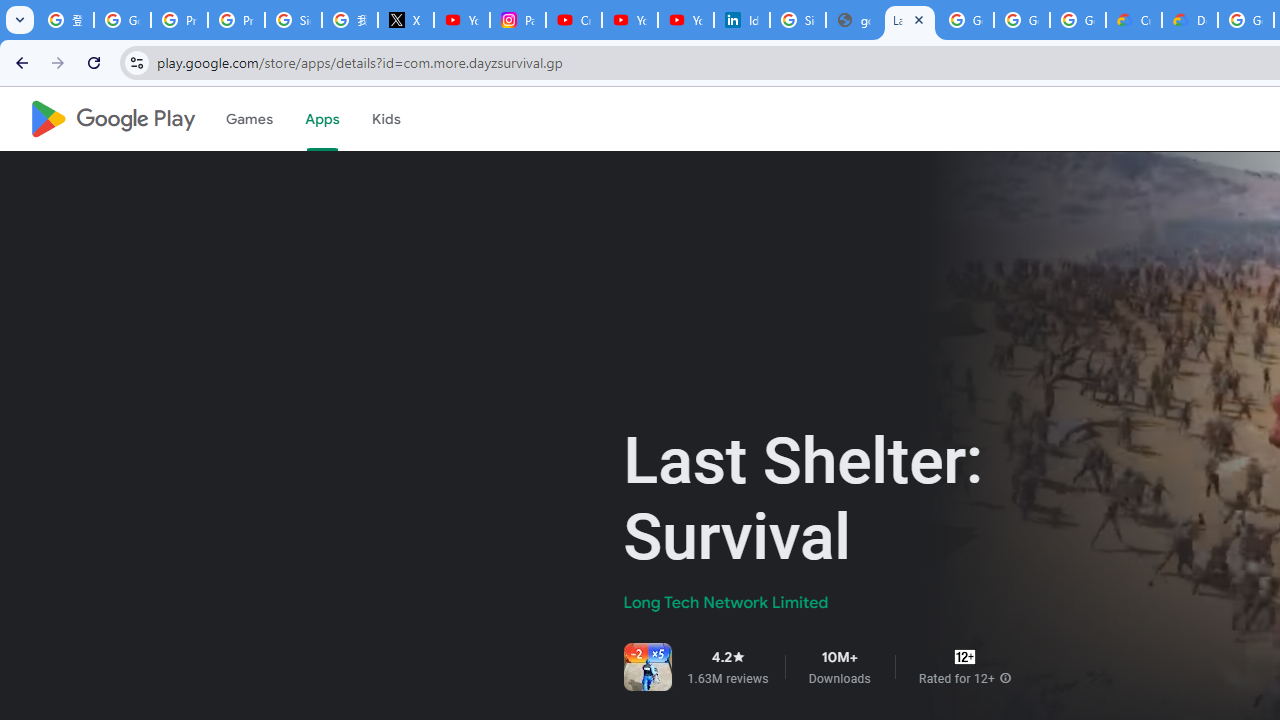 This screenshot has width=1280, height=720. I want to click on 'Privacy Help Center - Policies Help', so click(179, 20).